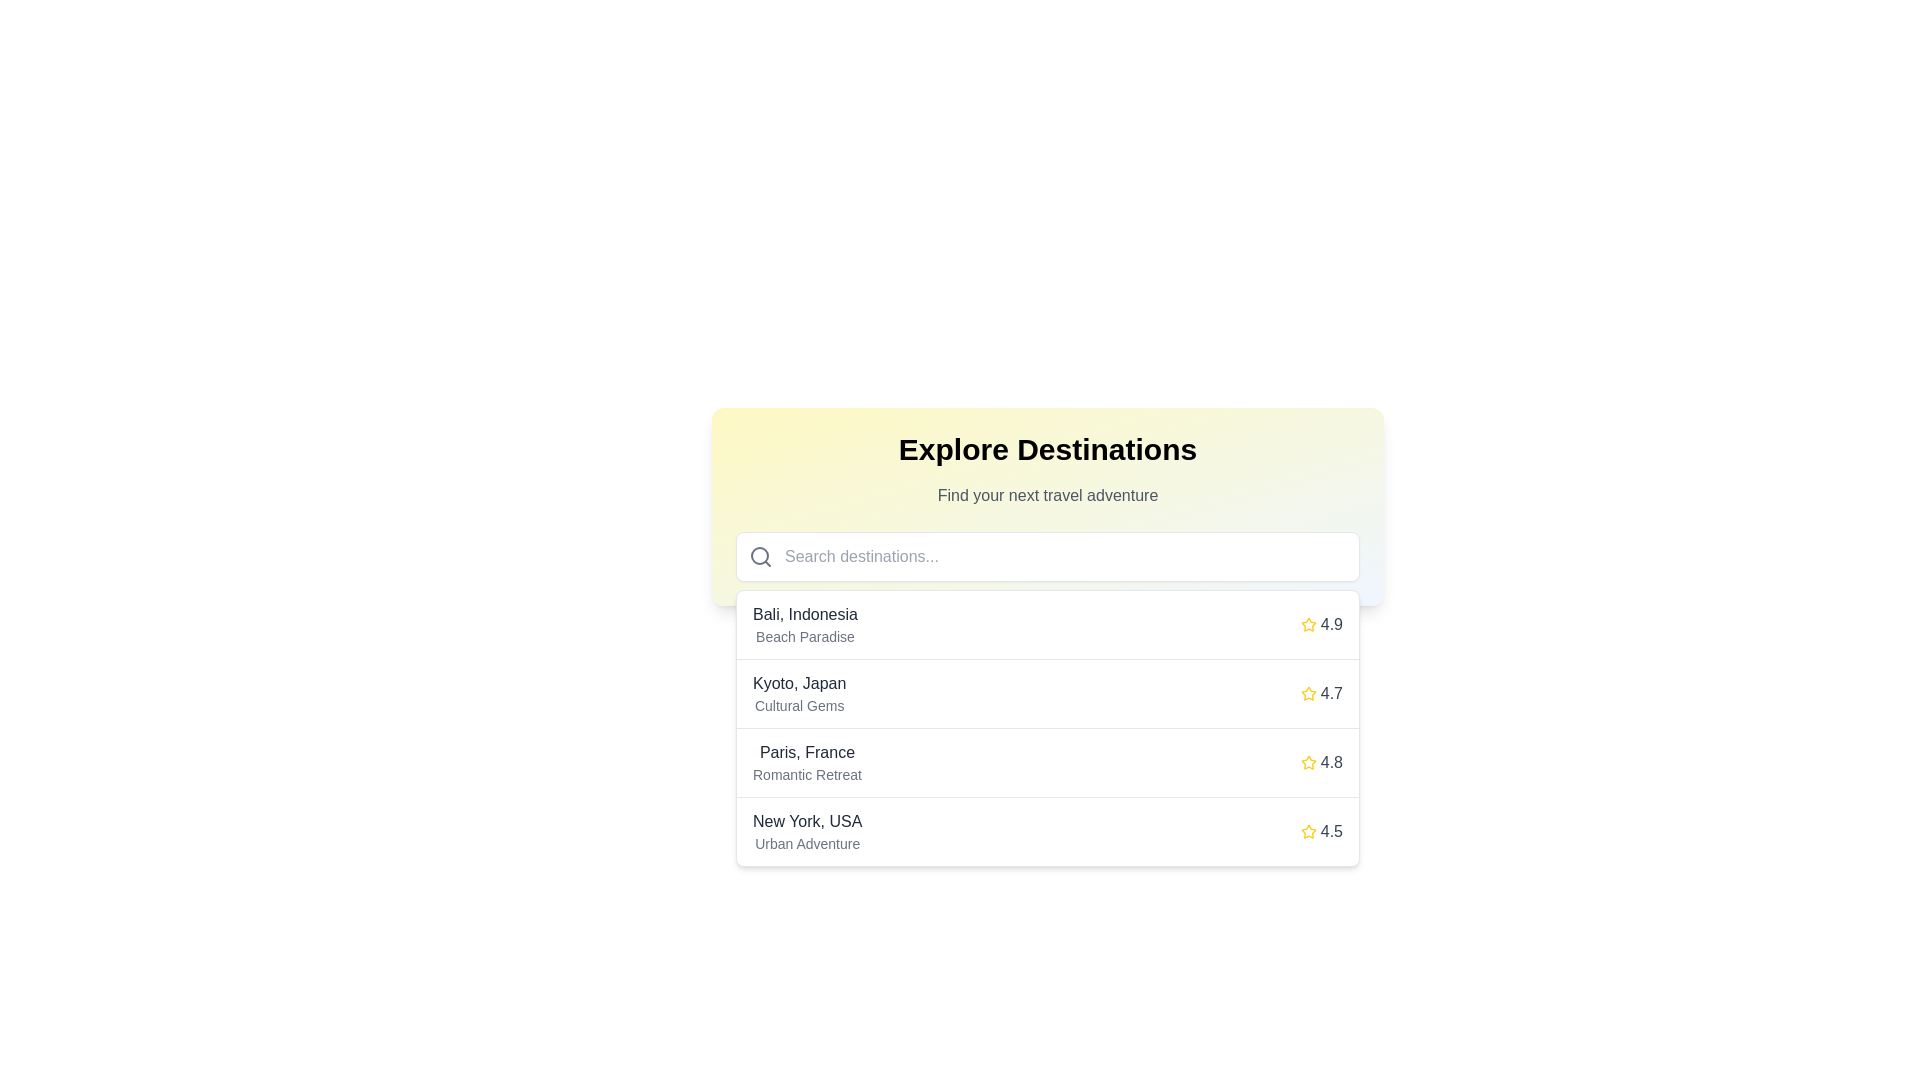 The image size is (1920, 1080). Describe the element at coordinates (1308, 623) in the screenshot. I see `the star icon representing the rating indicator for 'Bali, Indonesia', which is located to the left of the numeric rating value '4.9'` at that location.